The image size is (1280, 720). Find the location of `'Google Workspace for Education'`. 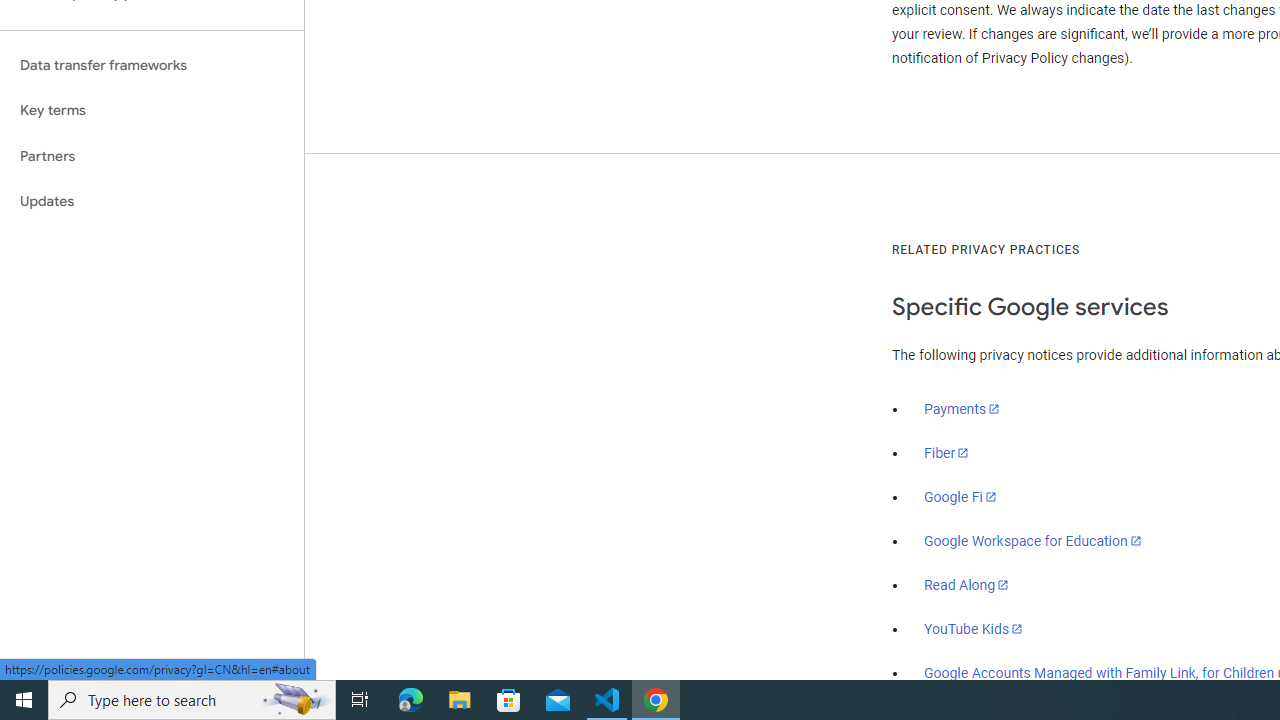

'Google Workspace for Education' is located at coordinates (1032, 541).